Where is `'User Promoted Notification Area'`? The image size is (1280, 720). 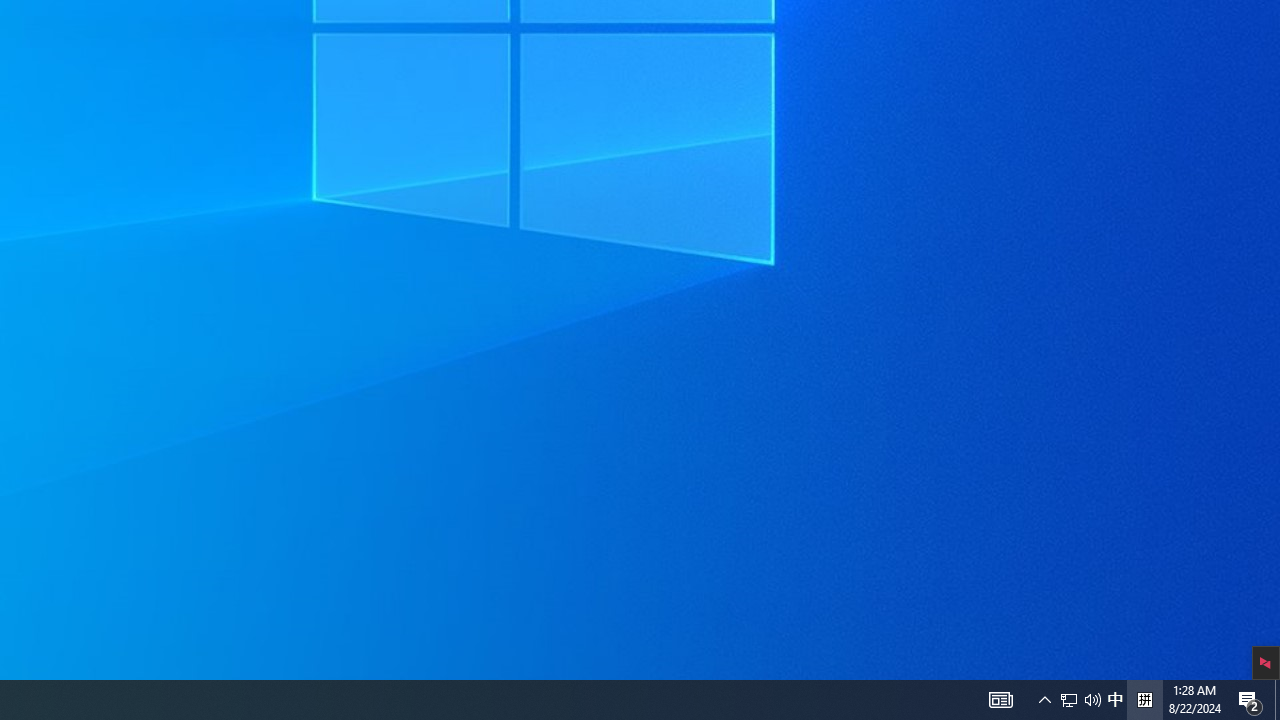
'User Promoted Notification Area' is located at coordinates (1079, 698).